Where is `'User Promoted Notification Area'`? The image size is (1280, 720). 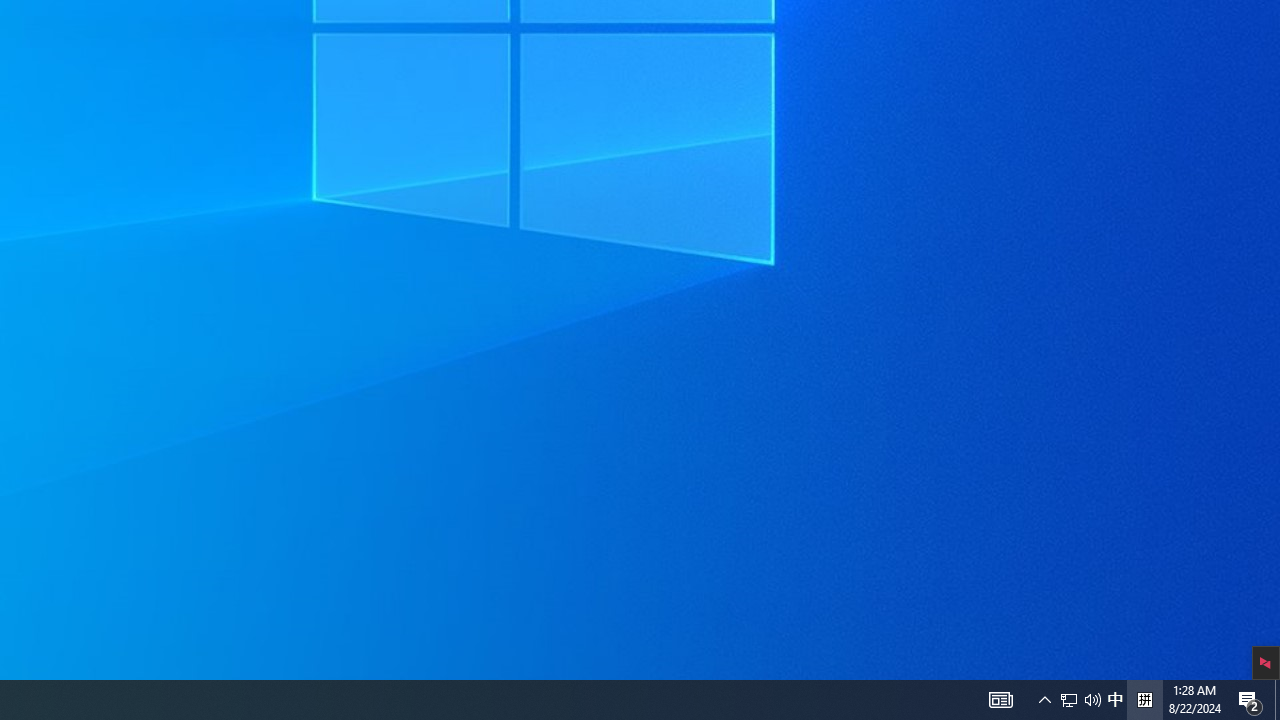
'User Promoted Notification Area' is located at coordinates (1079, 698).